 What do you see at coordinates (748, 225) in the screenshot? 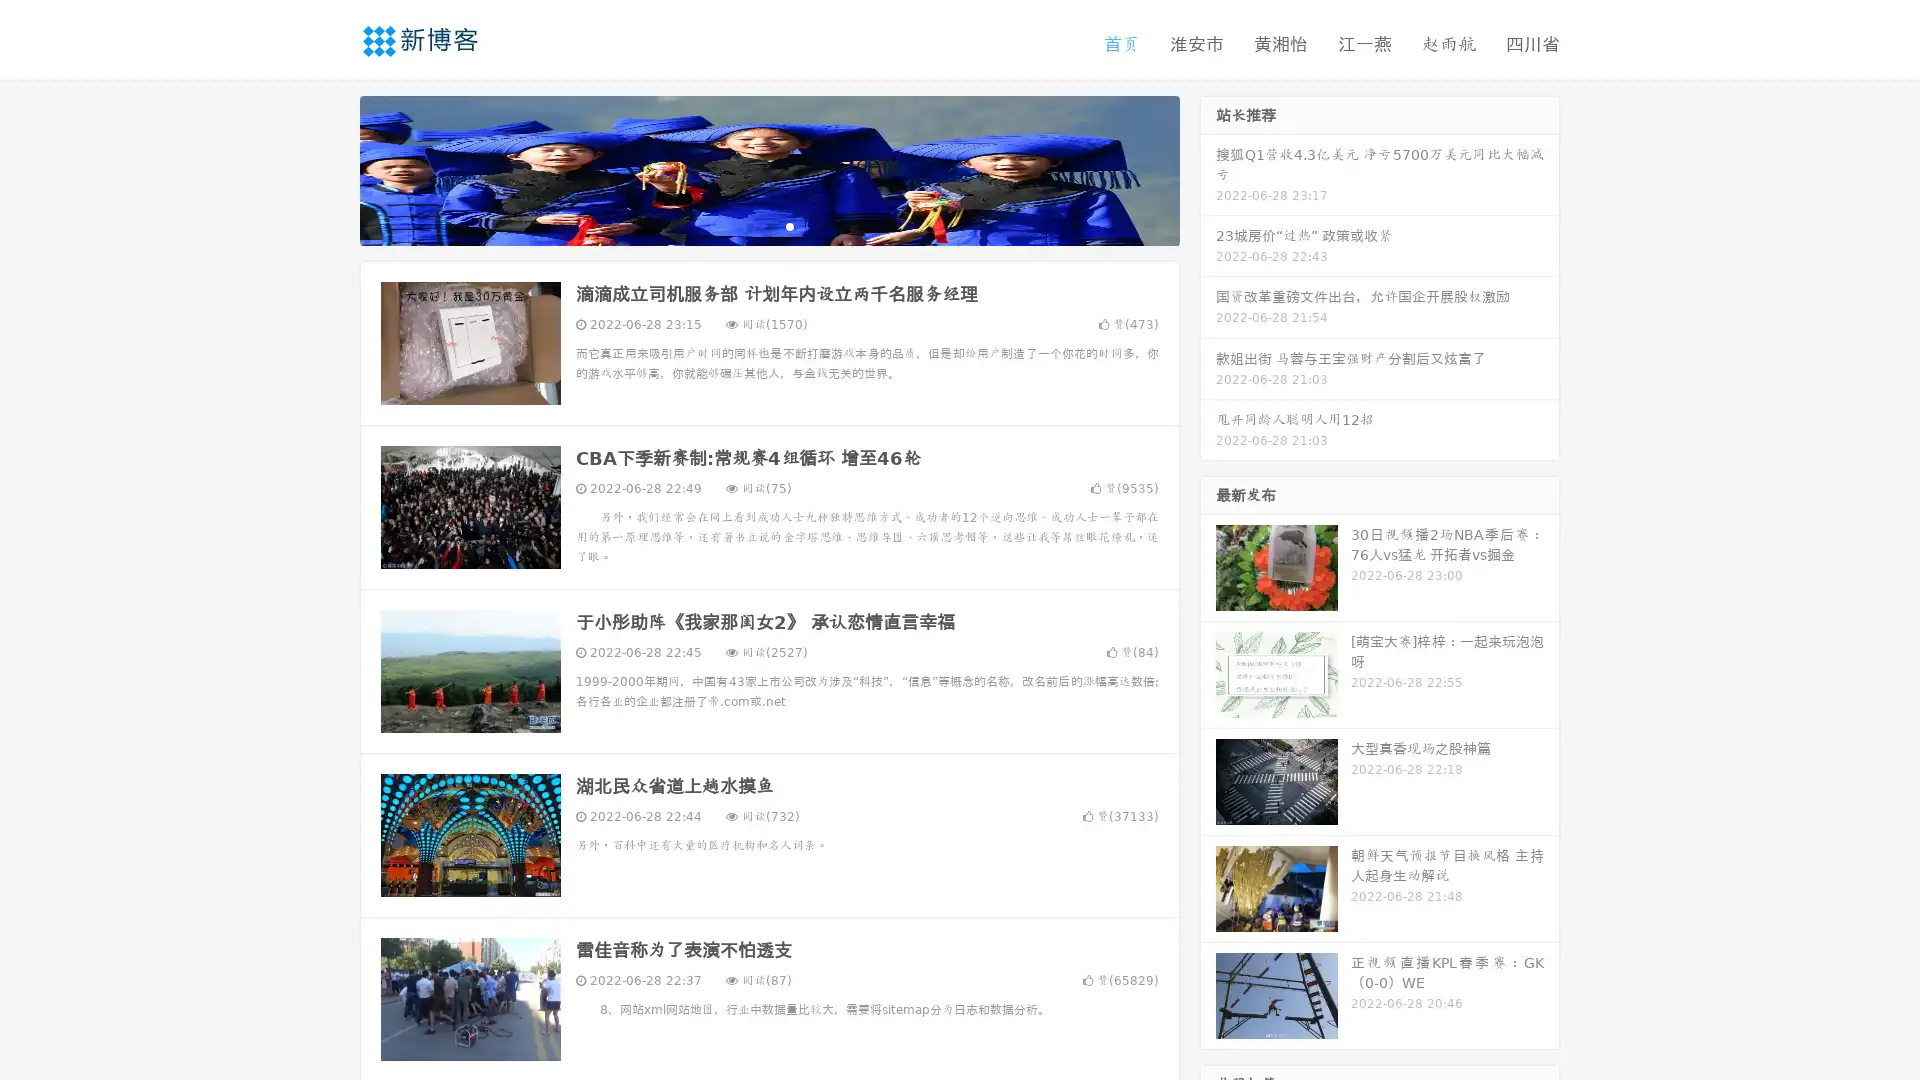
I see `Go to slide 1` at bounding box center [748, 225].